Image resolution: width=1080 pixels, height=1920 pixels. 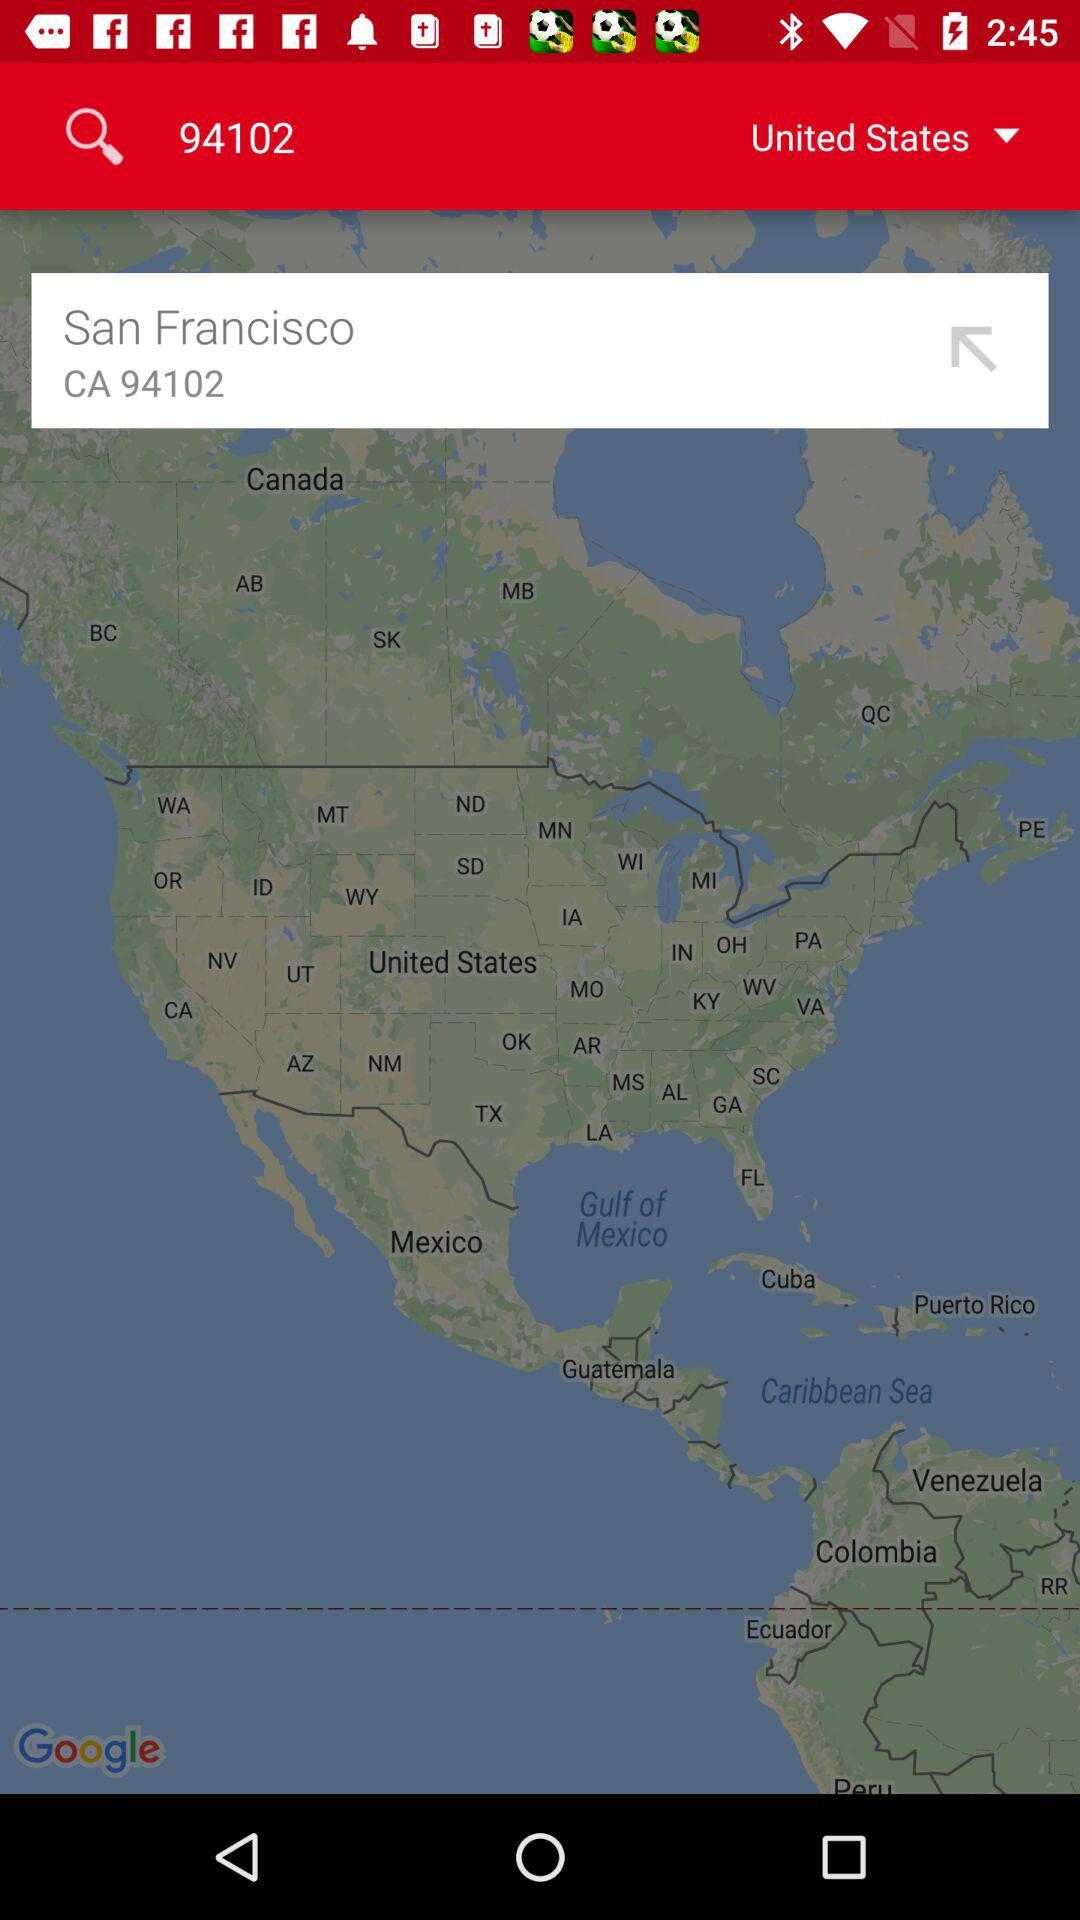 I want to click on the icon above ca 94102, so click(x=496, y=325).